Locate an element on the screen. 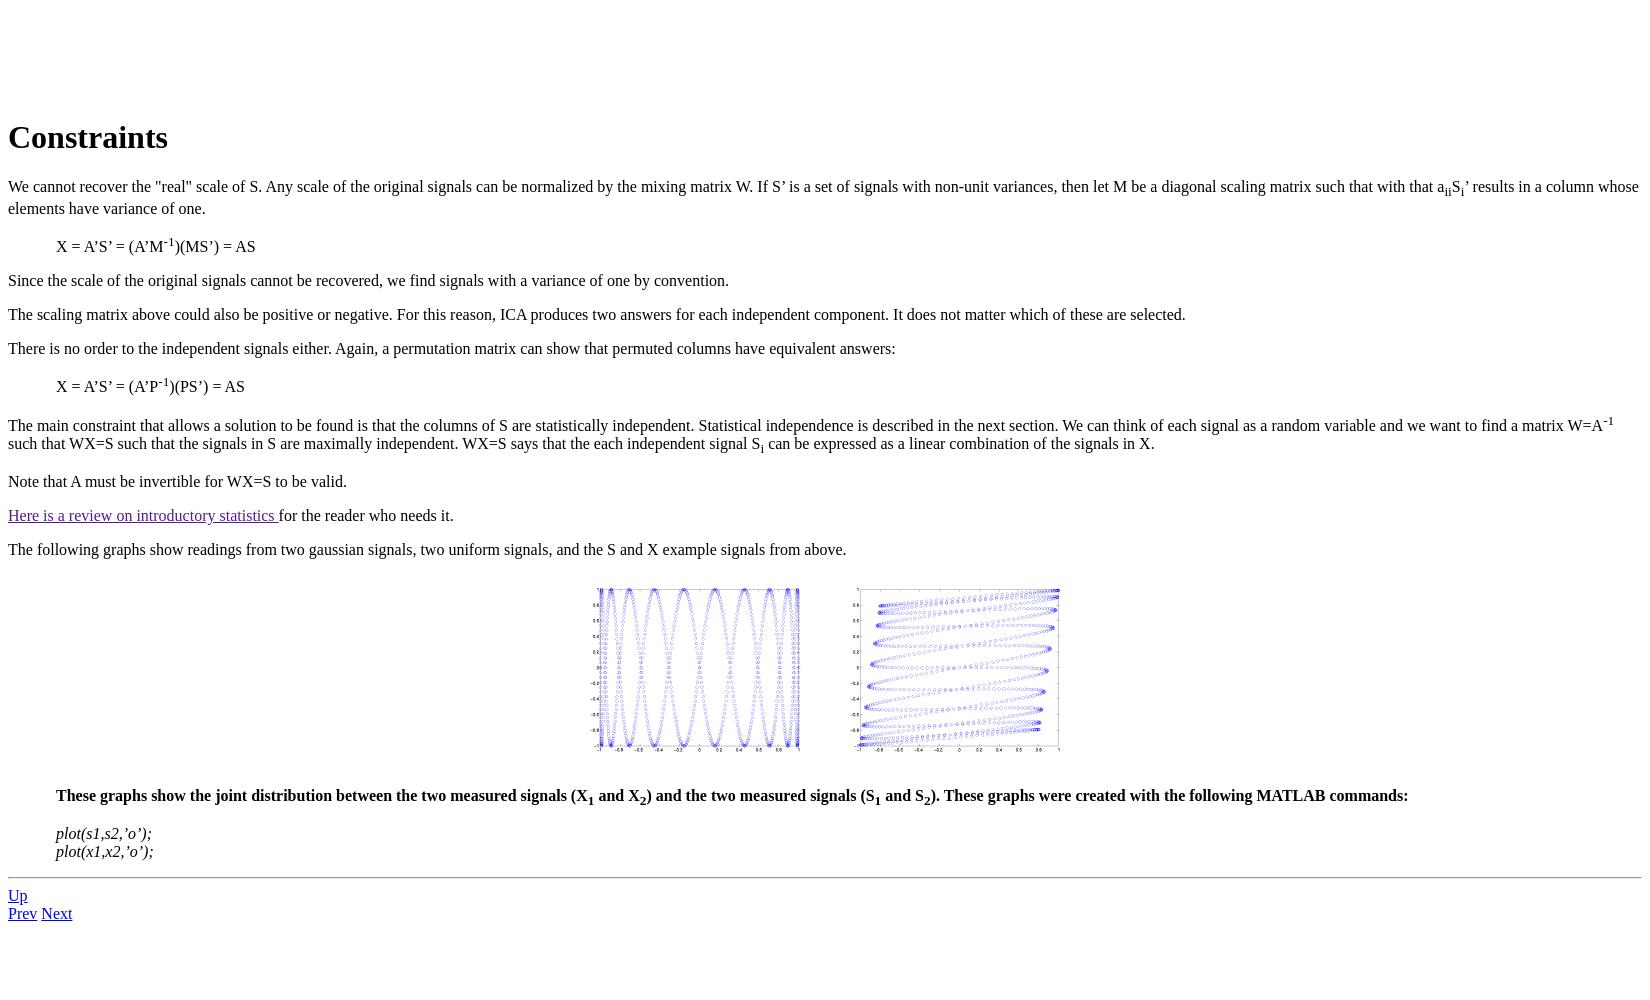  'and S' is located at coordinates (902, 795).